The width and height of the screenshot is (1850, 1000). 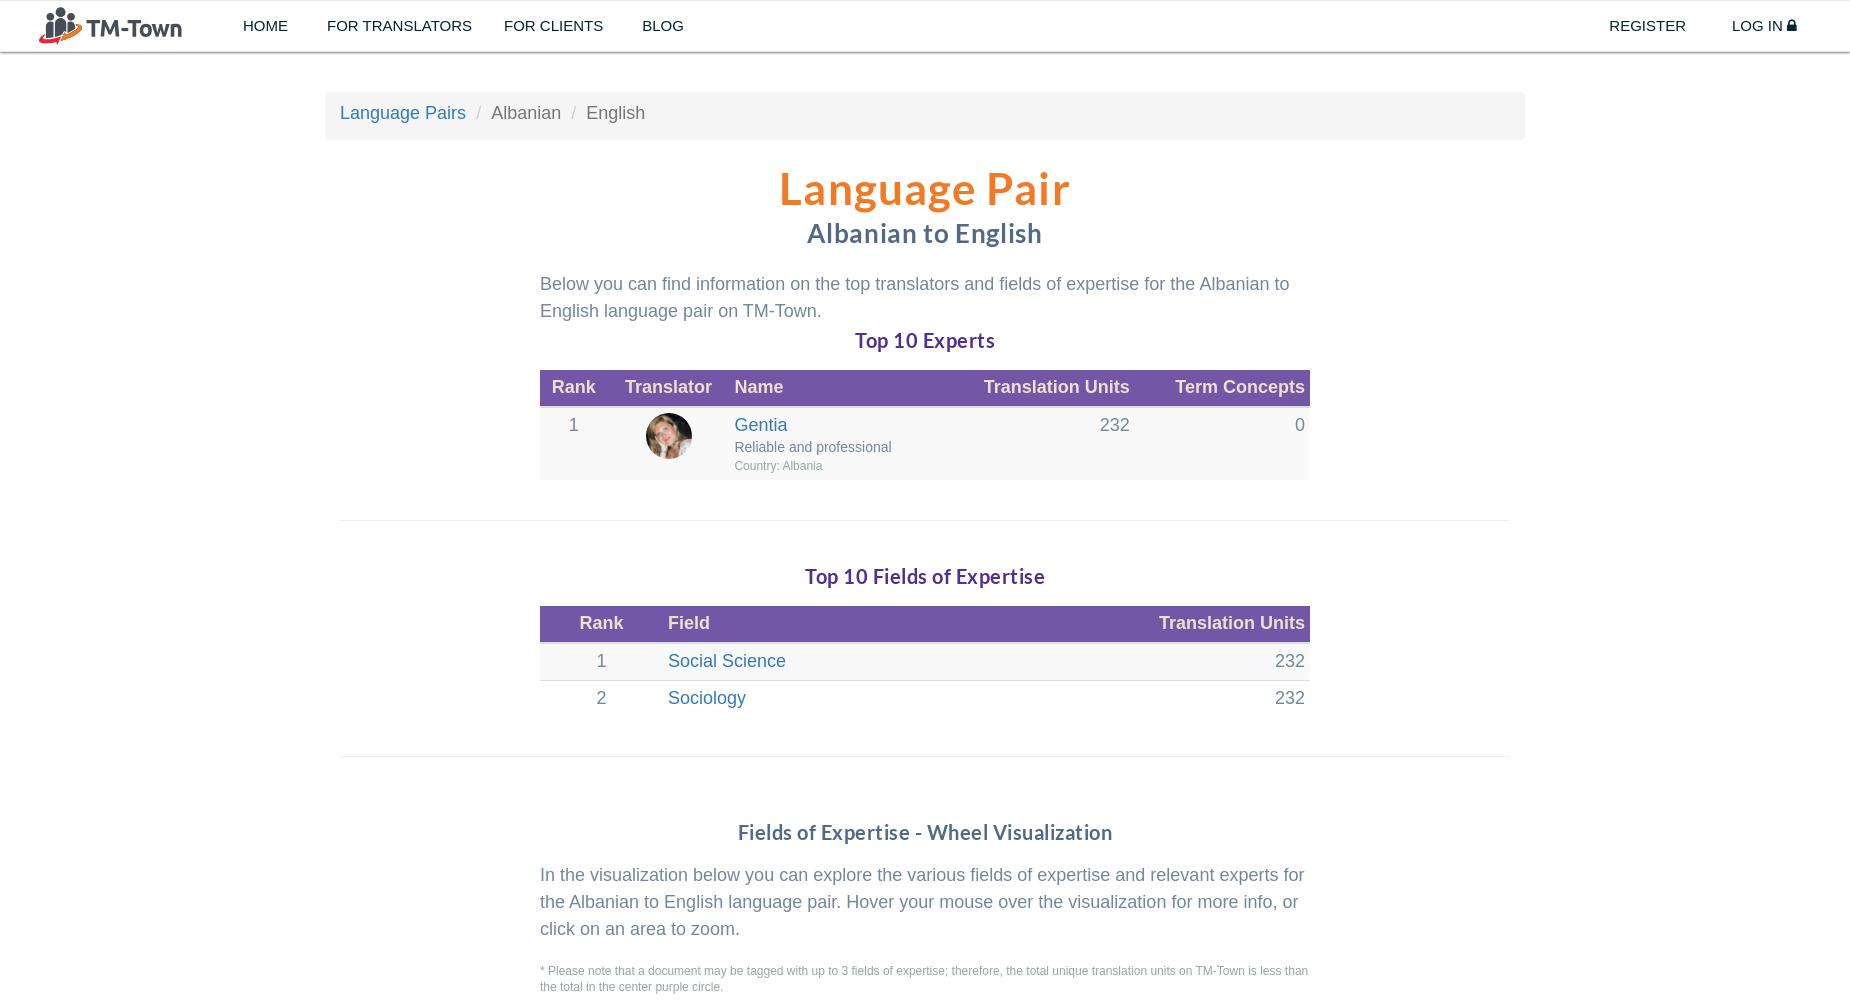 What do you see at coordinates (804, 575) in the screenshot?
I see `'Top 10 Fields of Expertise'` at bounding box center [804, 575].